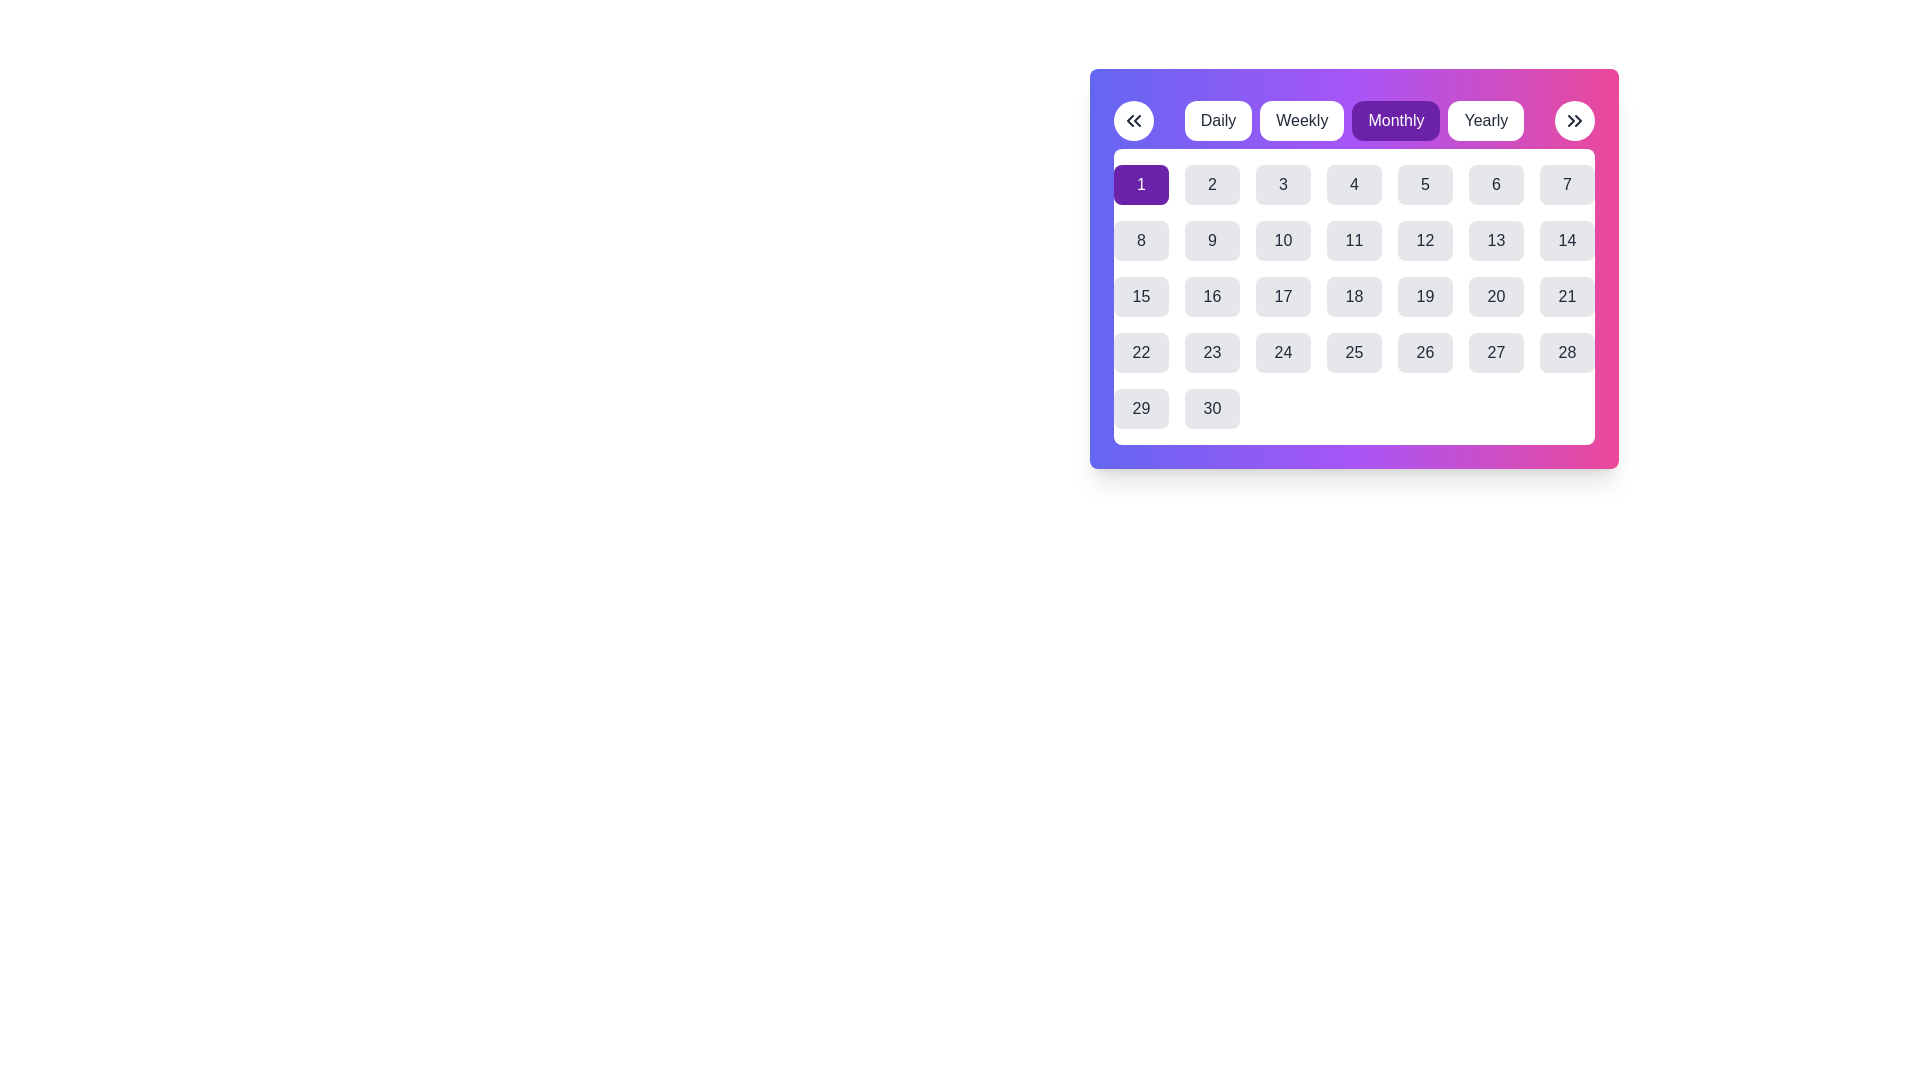 The height and width of the screenshot is (1080, 1920). Describe the element at coordinates (1354, 352) in the screenshot. I see `the rounded square button displaying the number '25'` at that location.